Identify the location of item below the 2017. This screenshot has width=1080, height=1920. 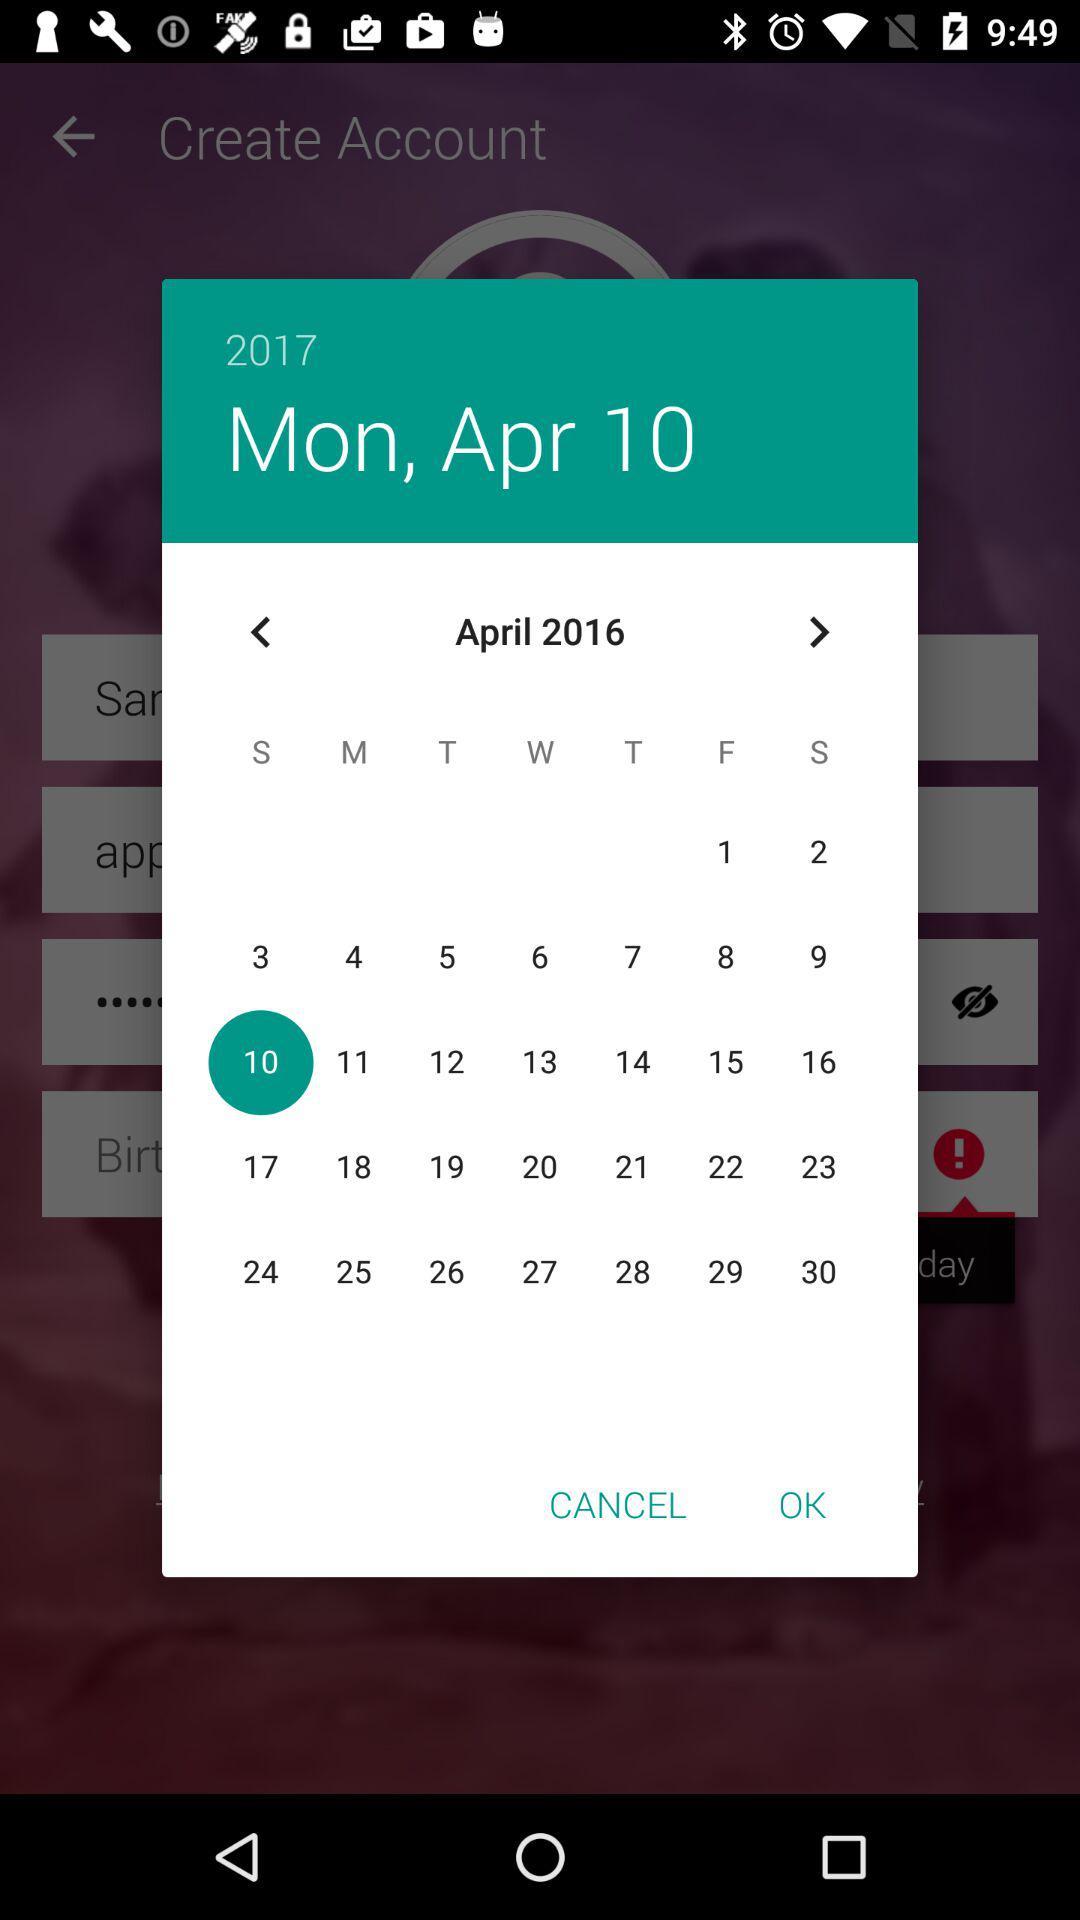
(818, 631).